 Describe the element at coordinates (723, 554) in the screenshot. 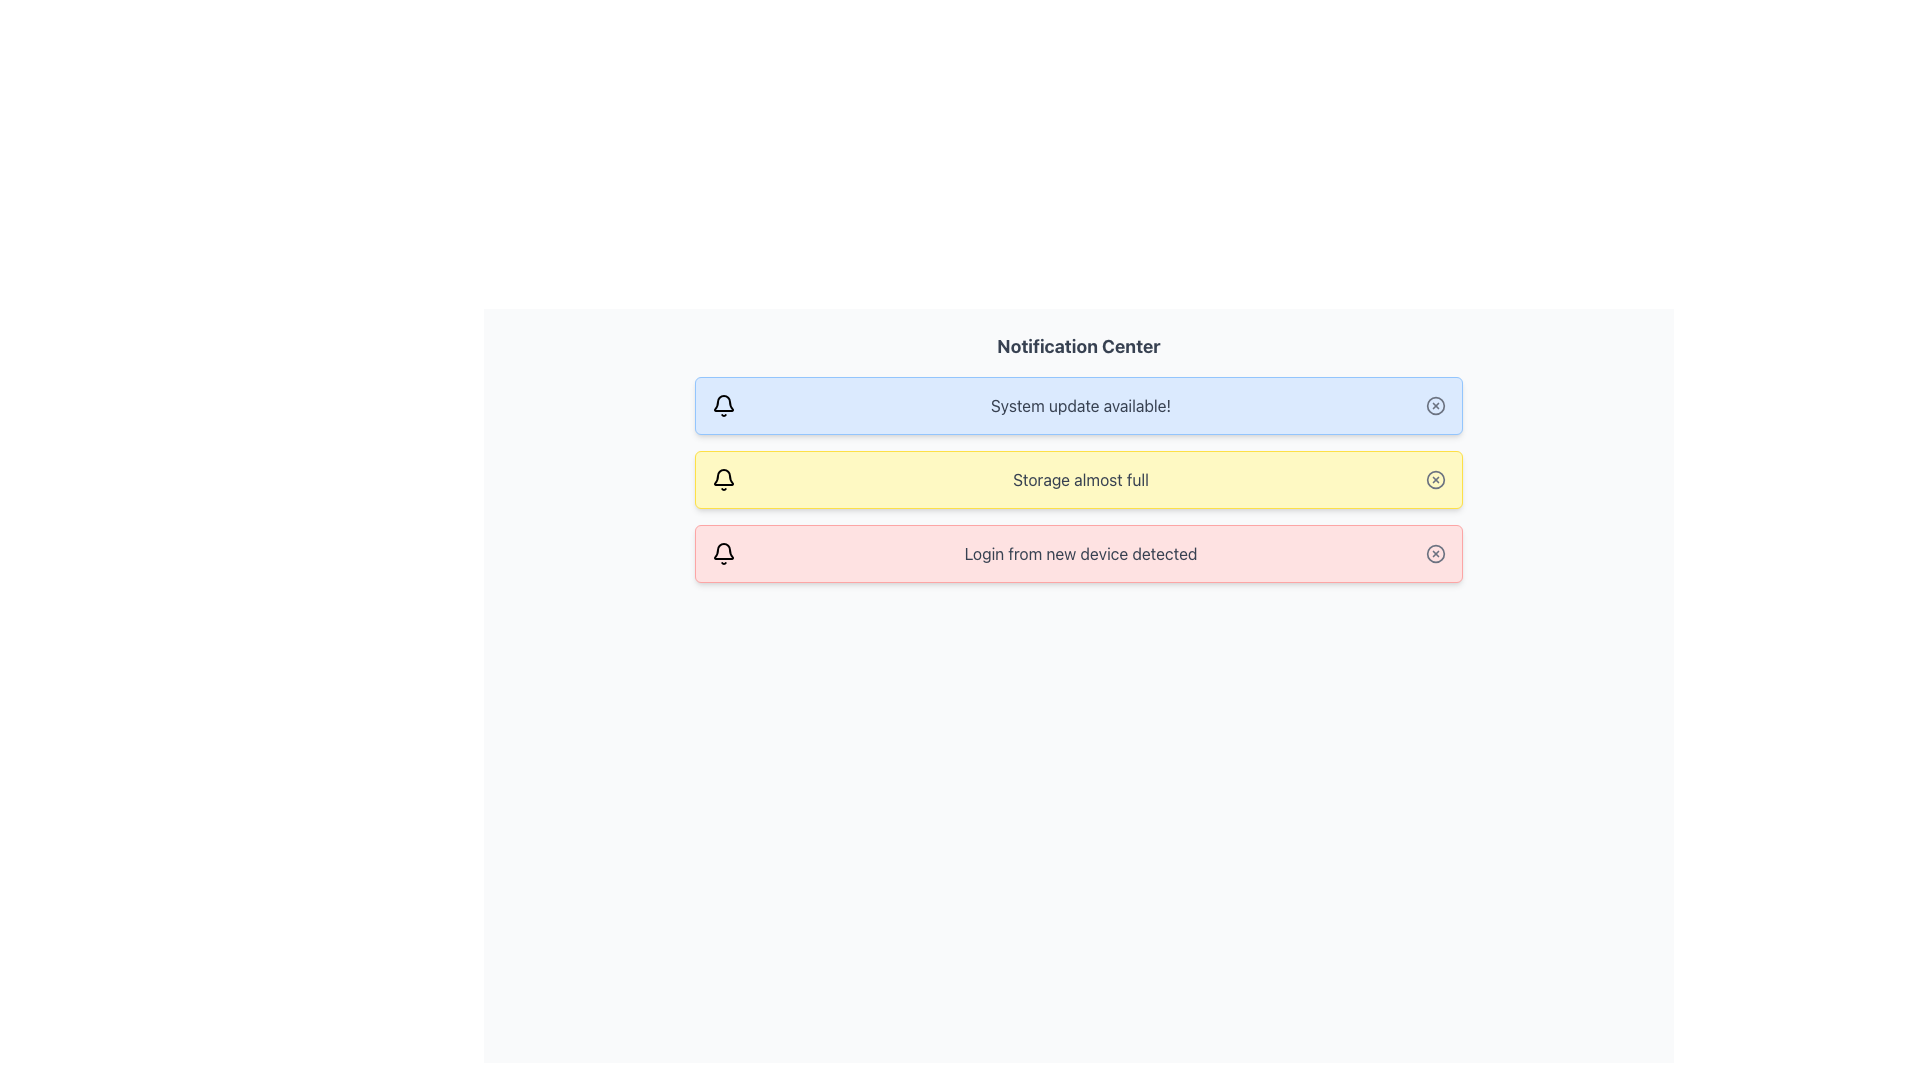

I see `the alert icon located at the far left of the red notification card that contains the text 'Login from new device detected'` at that location.